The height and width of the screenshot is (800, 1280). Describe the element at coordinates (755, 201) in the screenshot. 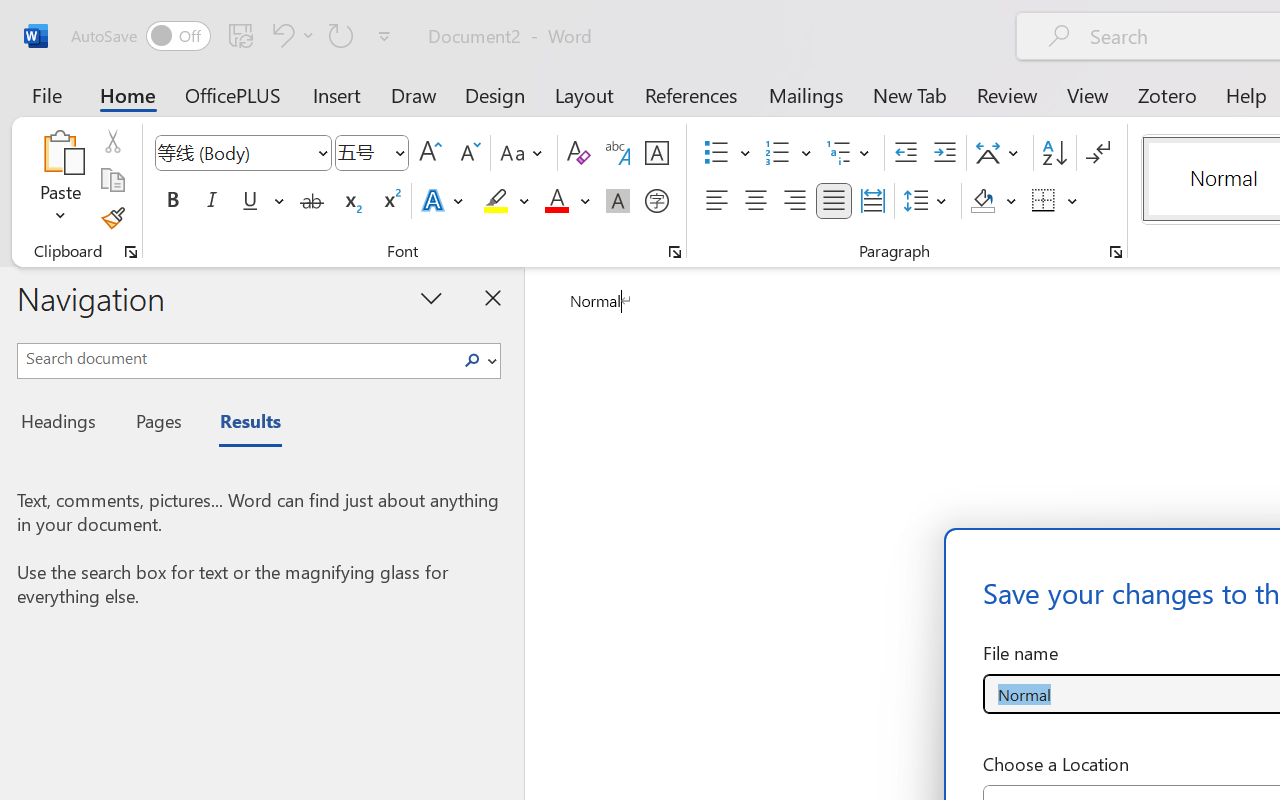

I see `'Center'` at that location.